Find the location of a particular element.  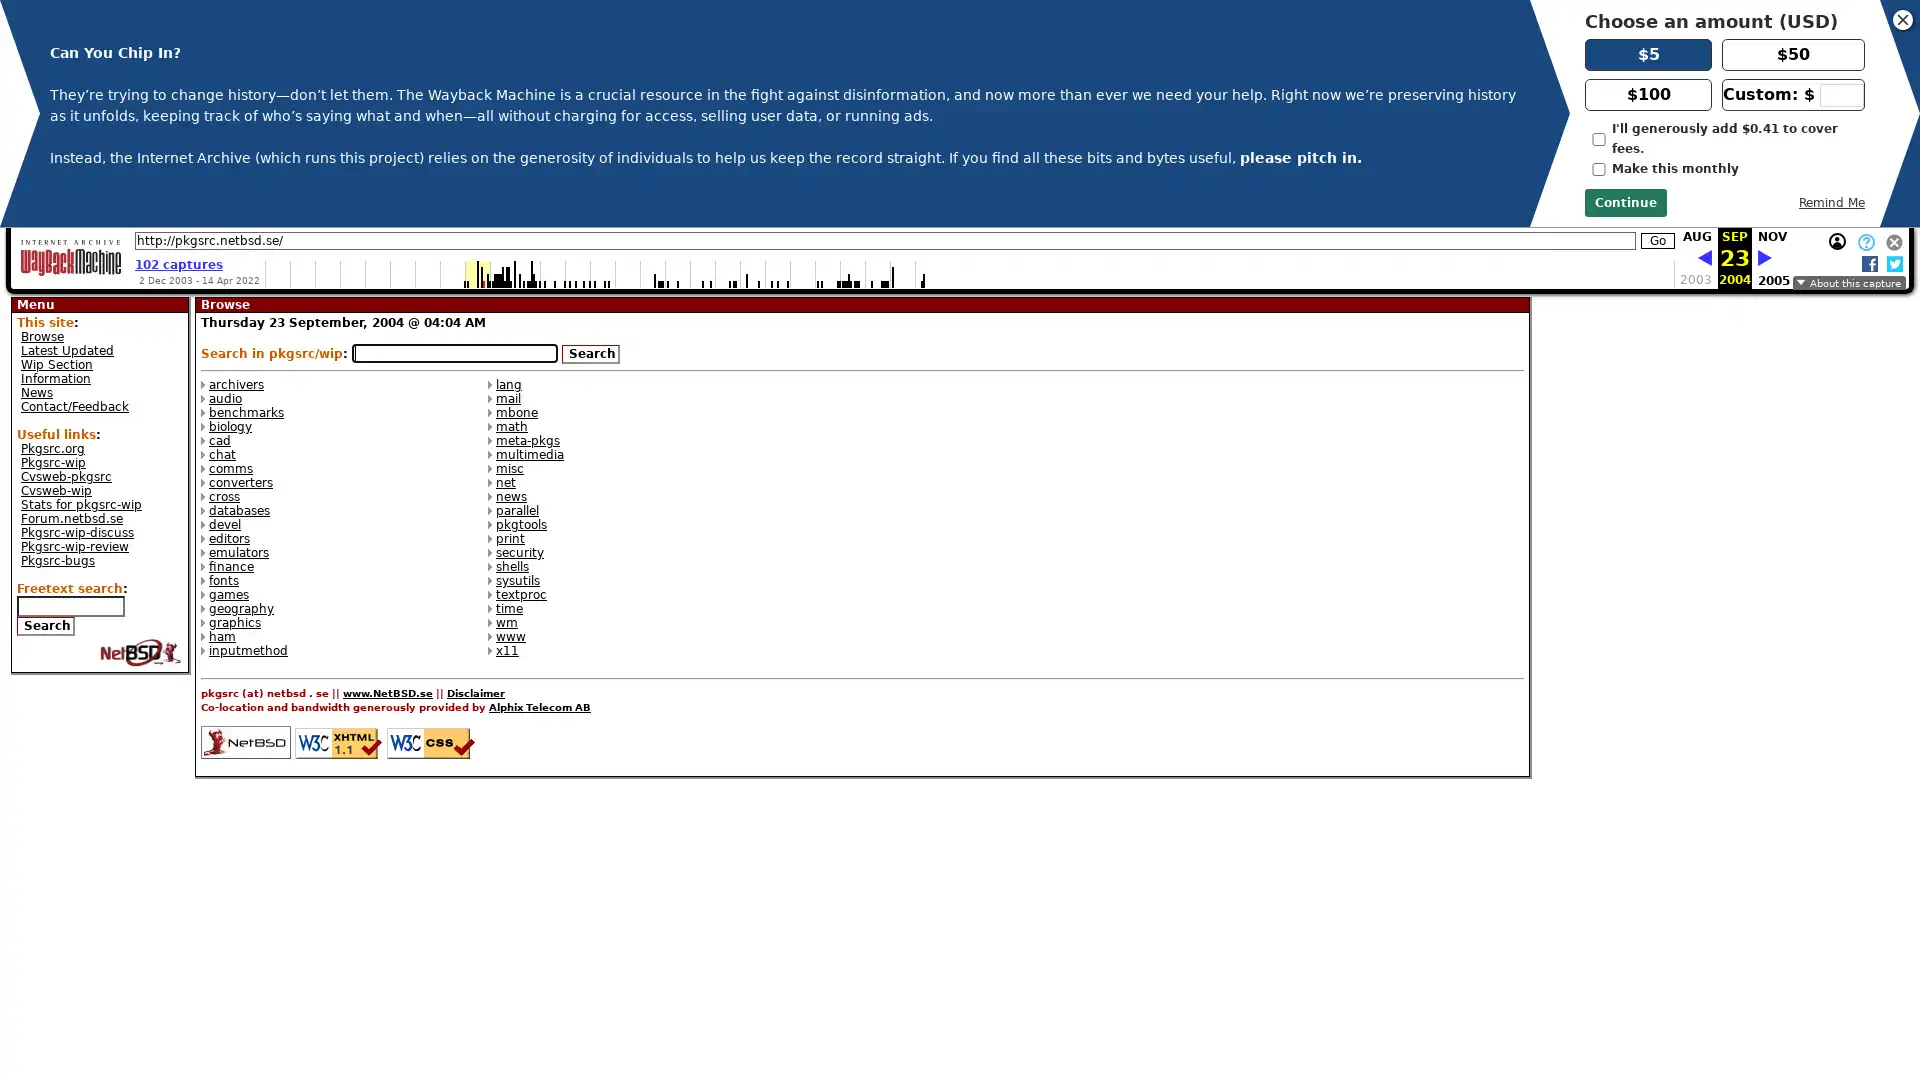

Search is located at coordinates (589, 353).